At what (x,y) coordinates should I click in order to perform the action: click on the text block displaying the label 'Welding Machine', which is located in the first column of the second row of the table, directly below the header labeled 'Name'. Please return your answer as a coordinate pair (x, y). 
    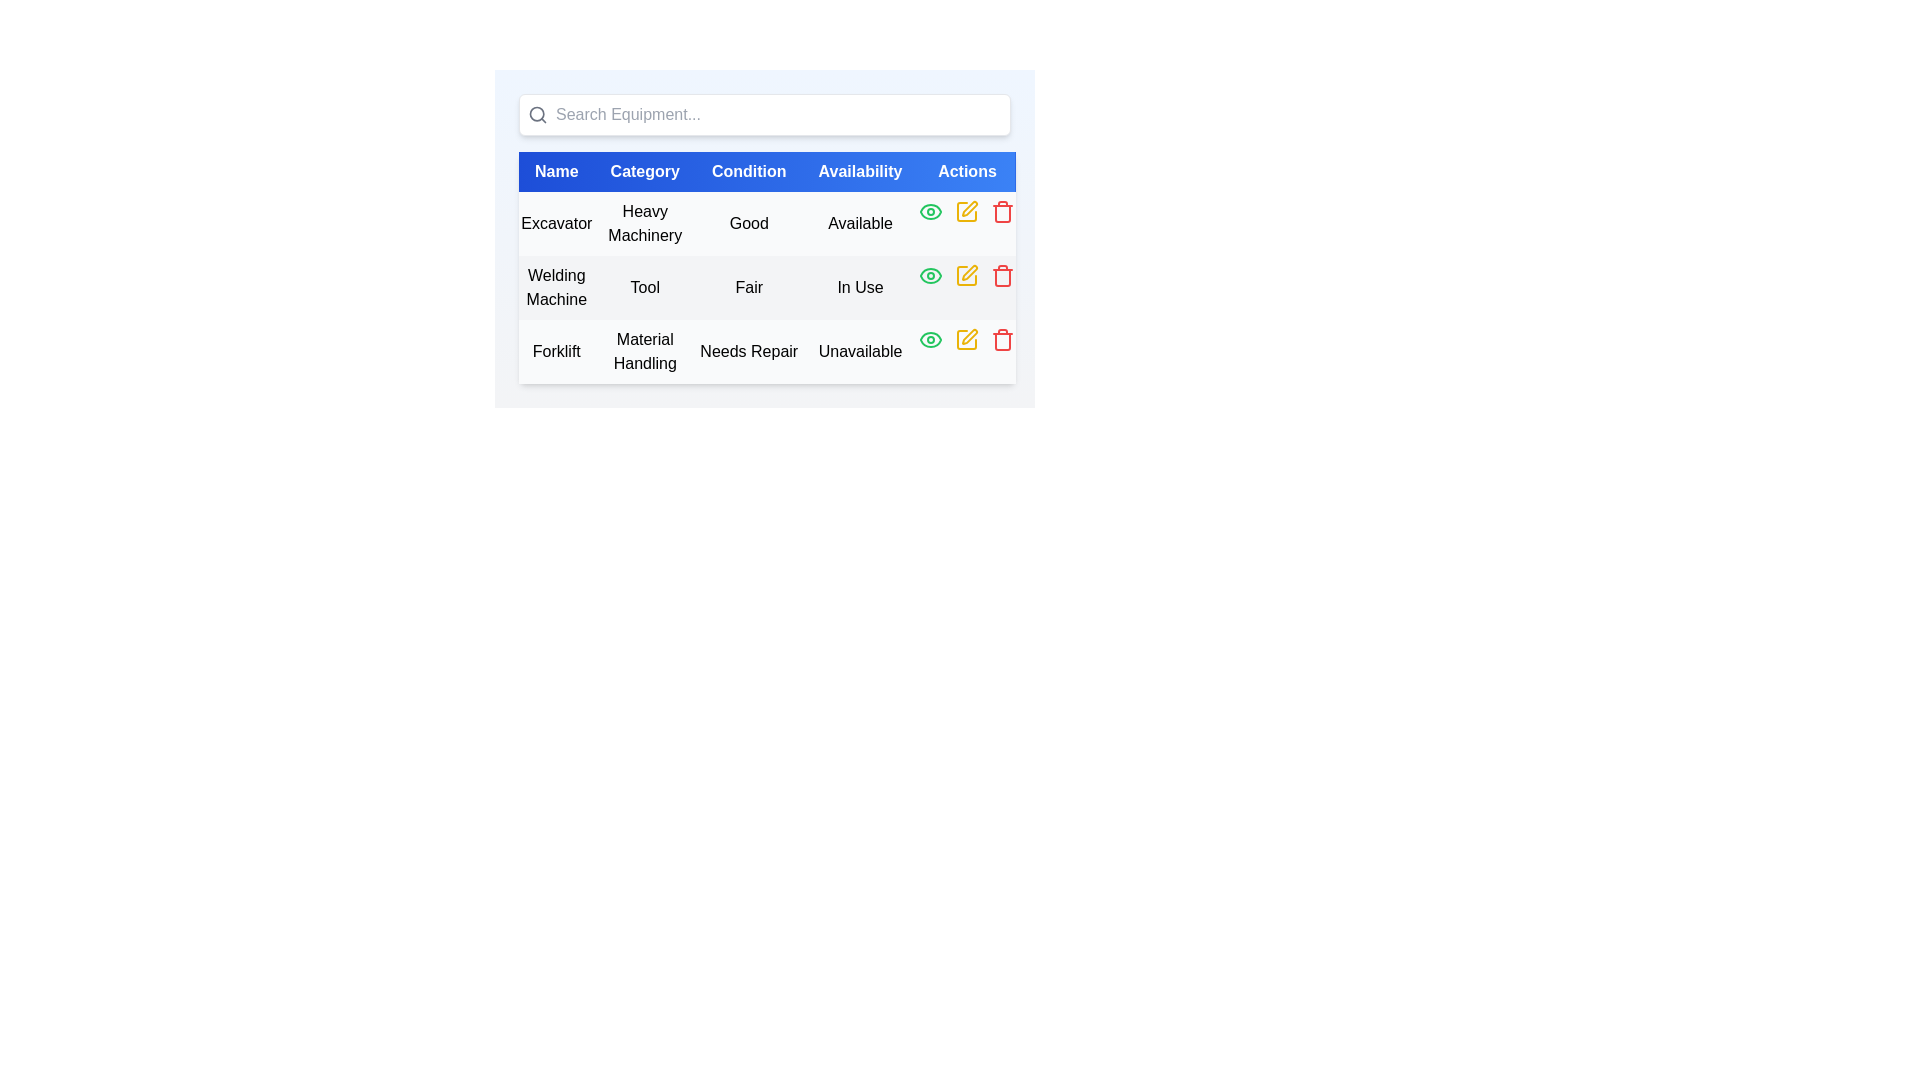
    Looking at the image, I should click on (556, 288).